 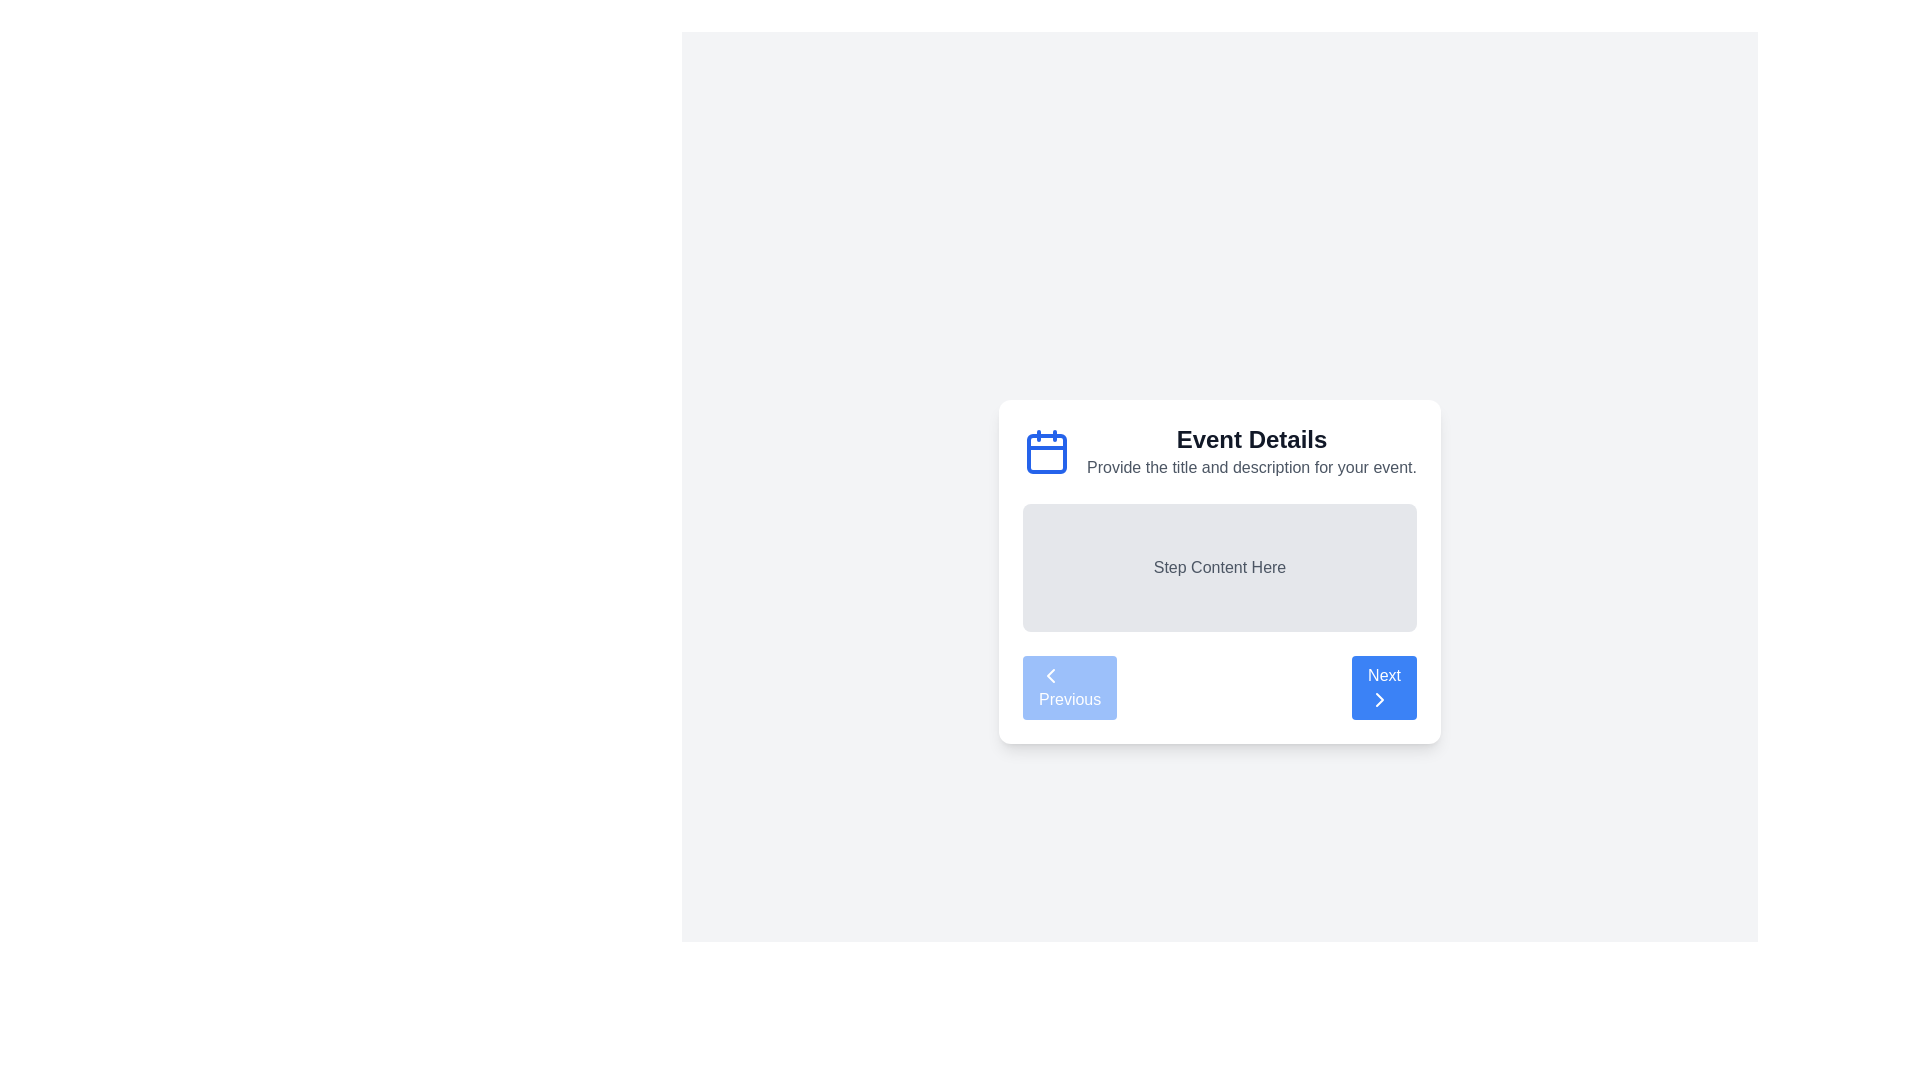 What do you see at coordinates (1251, 451) in the screenshot?
I see `the text-based informational component that provides an introduction and guidance for entering event details, located in the upper-central area of the card interface, to the right of the calendar icon` at bounding box center [1251, 451].